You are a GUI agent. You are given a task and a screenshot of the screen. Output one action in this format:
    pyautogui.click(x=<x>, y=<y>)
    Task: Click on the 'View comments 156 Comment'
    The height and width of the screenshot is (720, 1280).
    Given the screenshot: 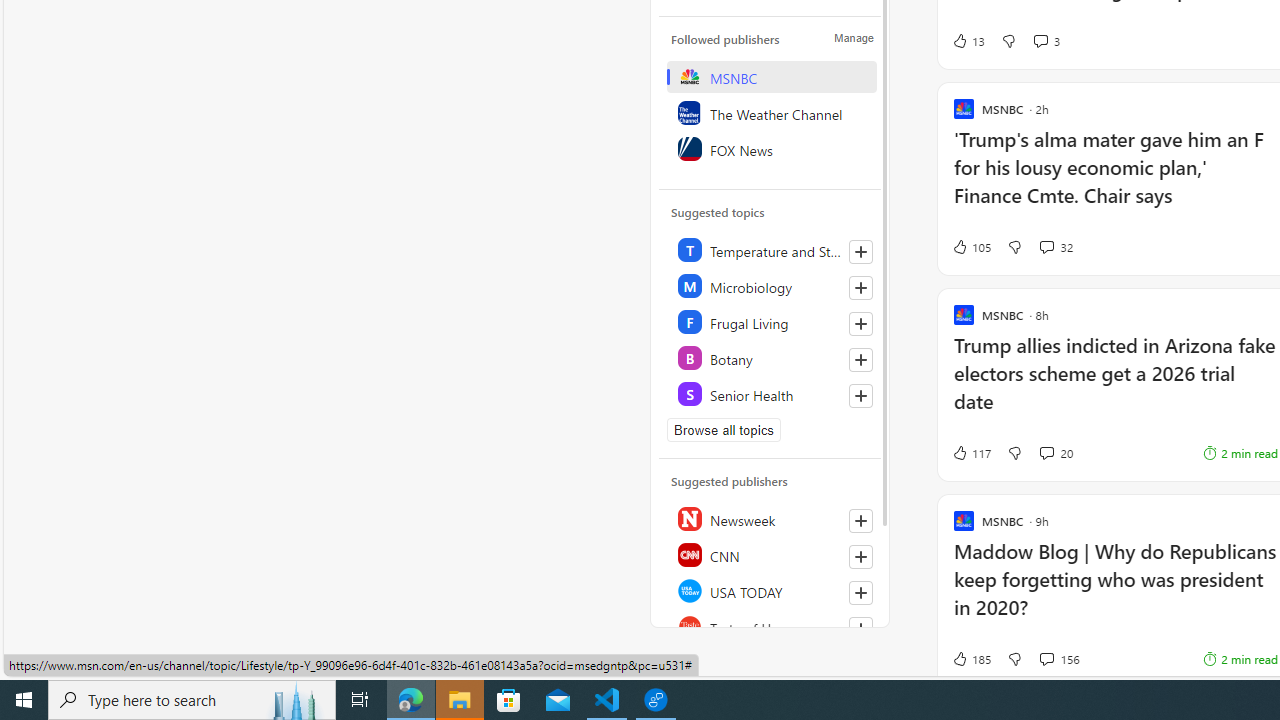 What is the action you would take?
    pyautogui.click(x=1045, y=658)
    